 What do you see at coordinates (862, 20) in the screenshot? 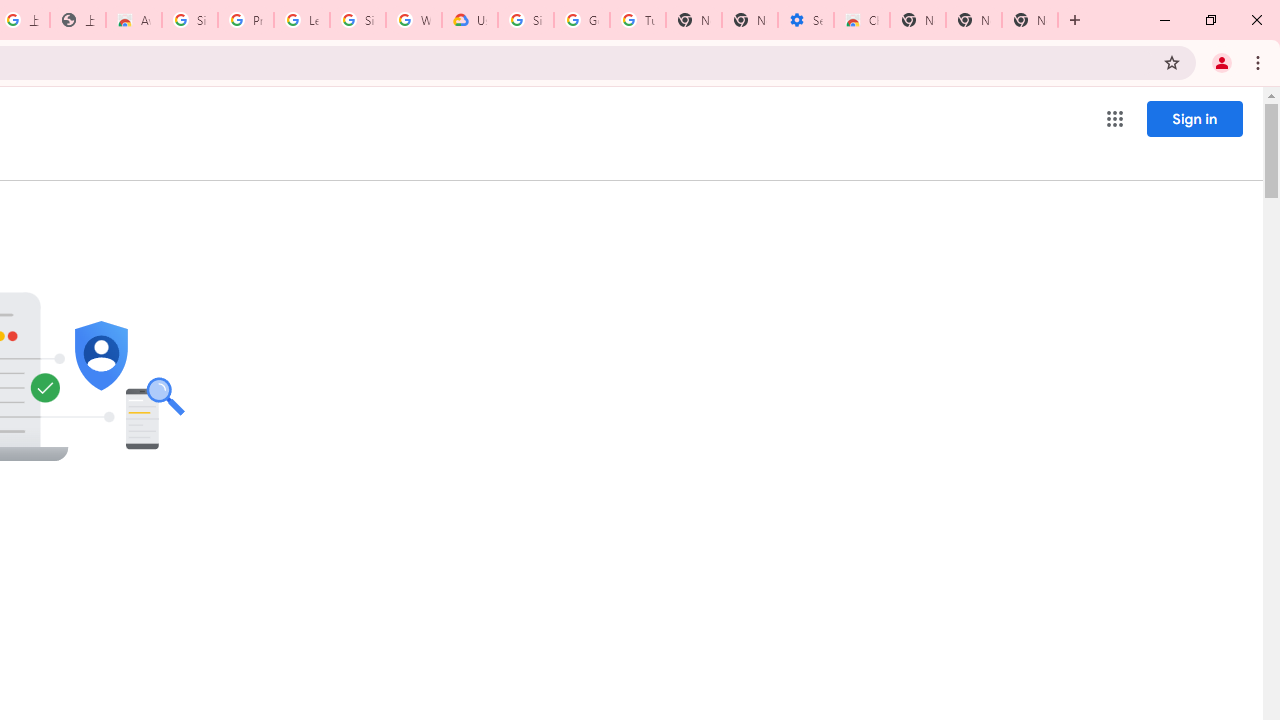
I see `'Chrome Web Store - Accessibility extensions'` at bounding box center [862, 20].